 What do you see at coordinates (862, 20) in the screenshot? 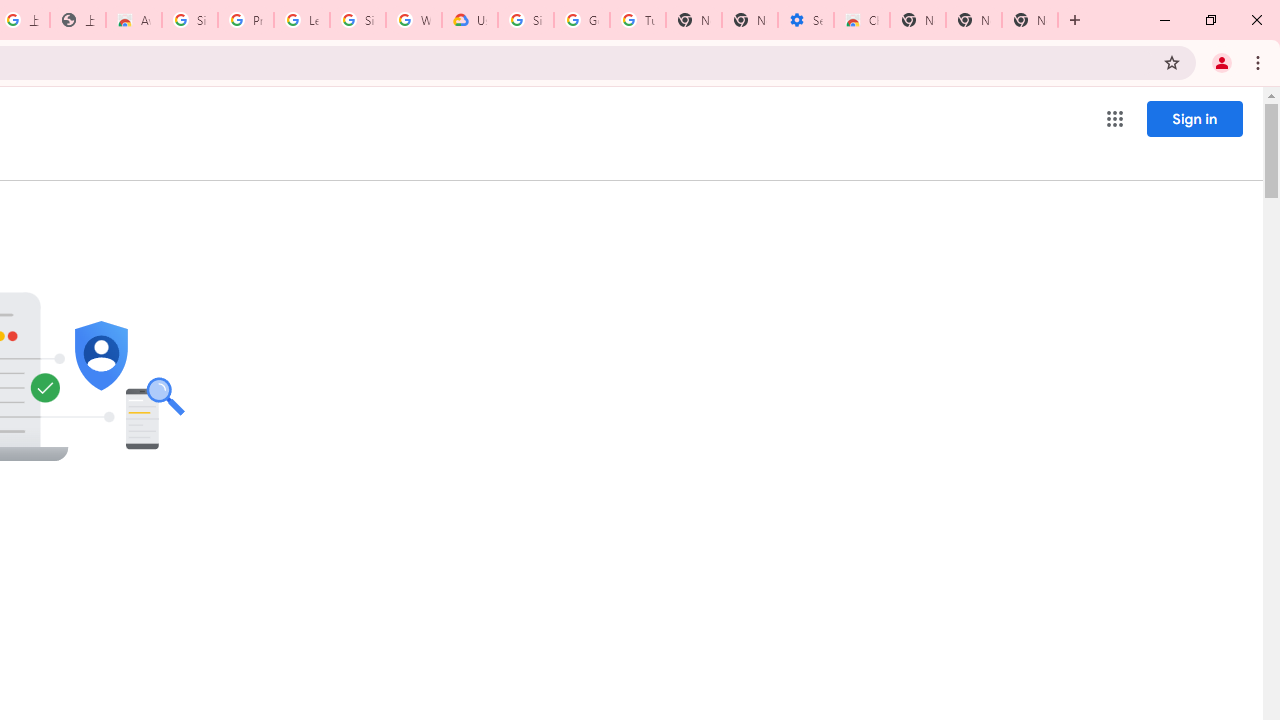
I see `'Chrome Web Store - Accessibility extensions'` at bounding box center [862, 20].